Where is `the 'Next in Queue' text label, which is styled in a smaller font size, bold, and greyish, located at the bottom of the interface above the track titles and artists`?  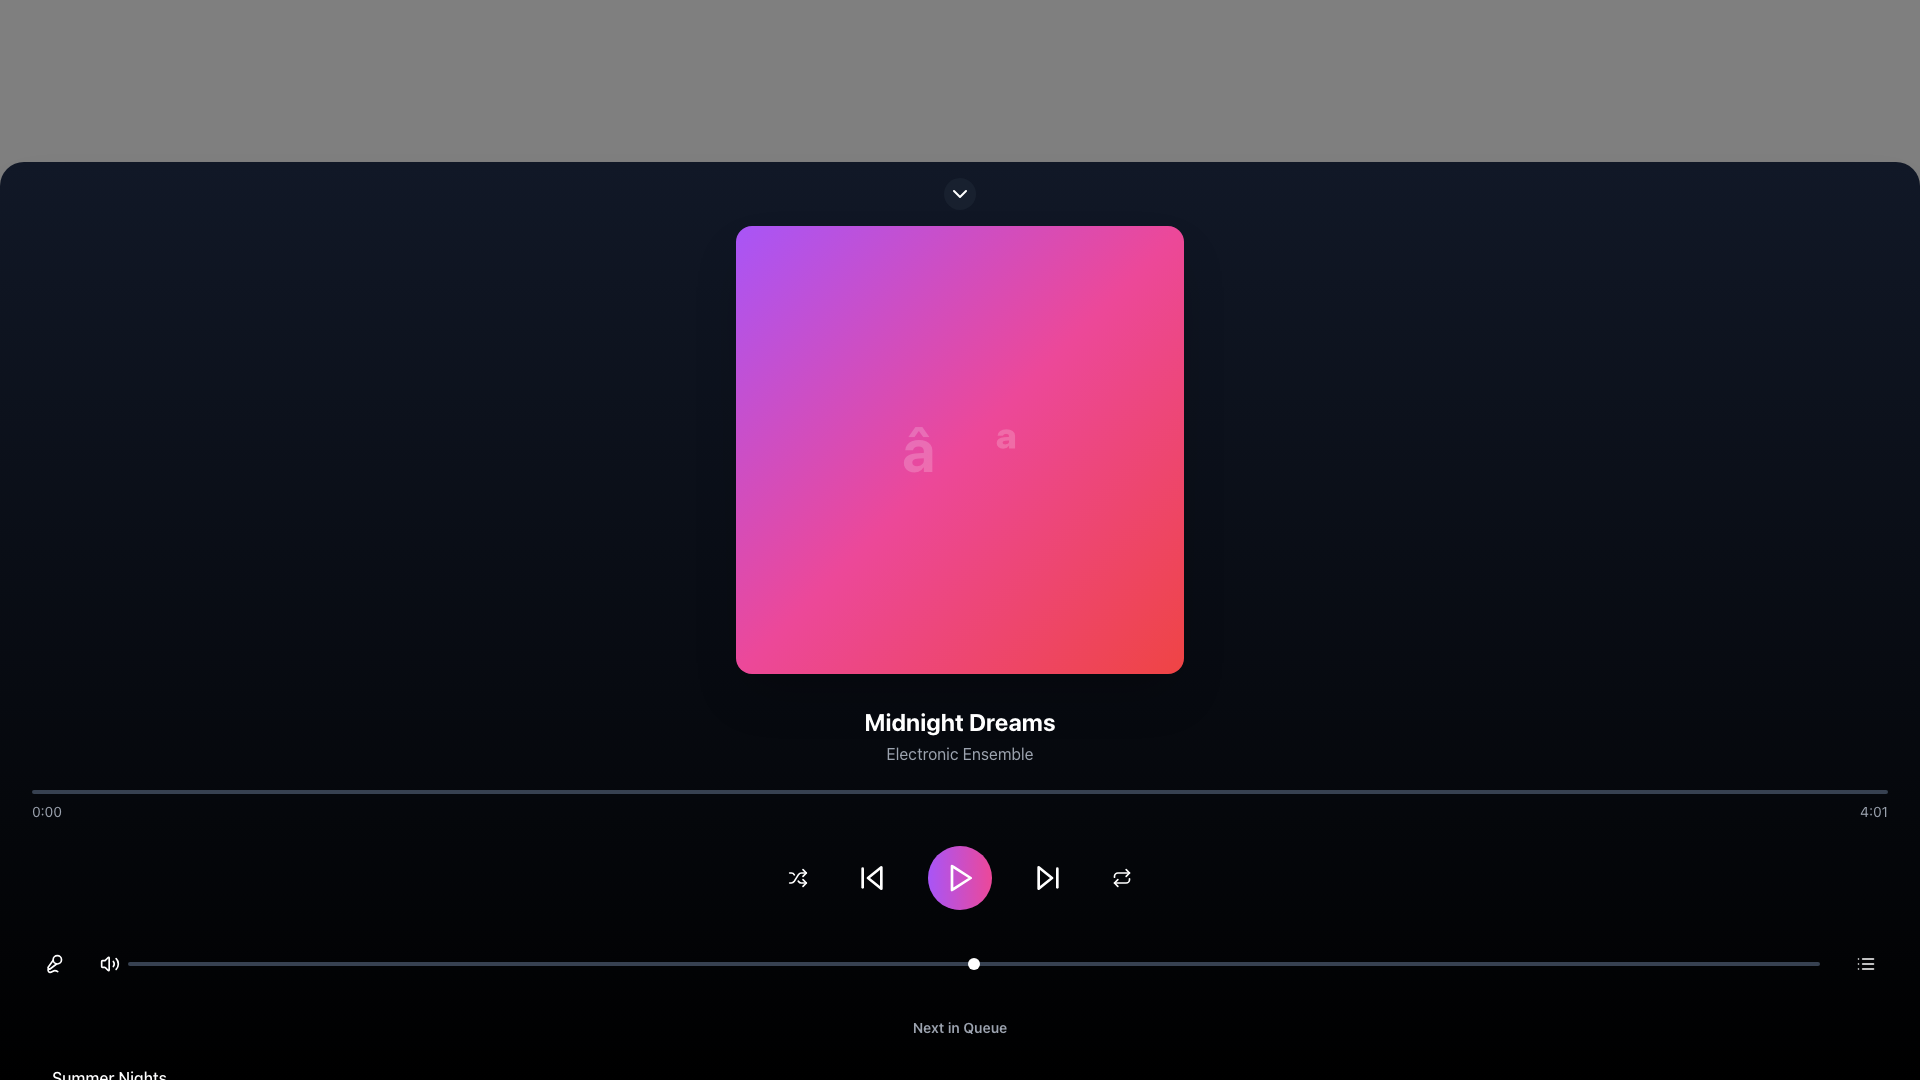 the 'Next in Queue' text label, which is styled in a smaller font size, bold, and greyish, located at the bottom of the interface above the track titles and artists is located at coordinates (960, 1028).